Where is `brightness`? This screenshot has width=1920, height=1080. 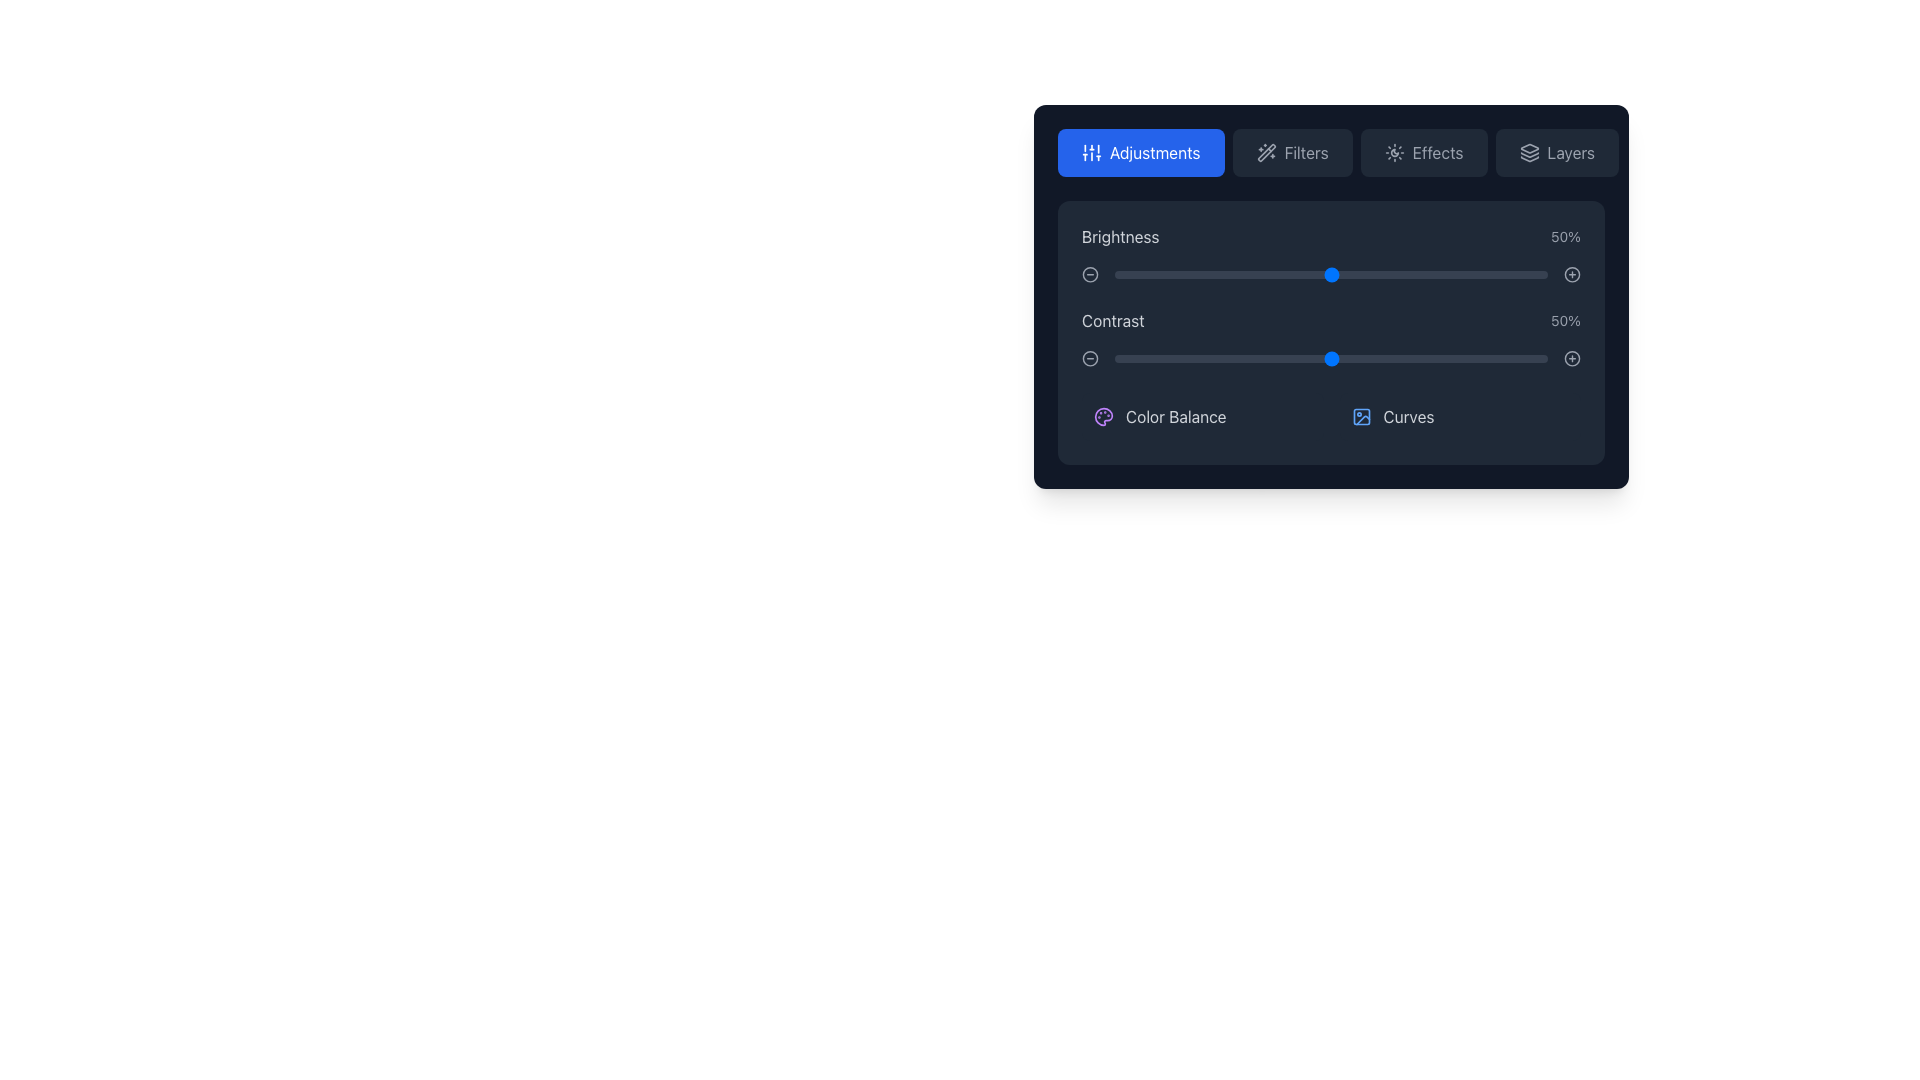 brightness is located at coordinates (1412, 274).